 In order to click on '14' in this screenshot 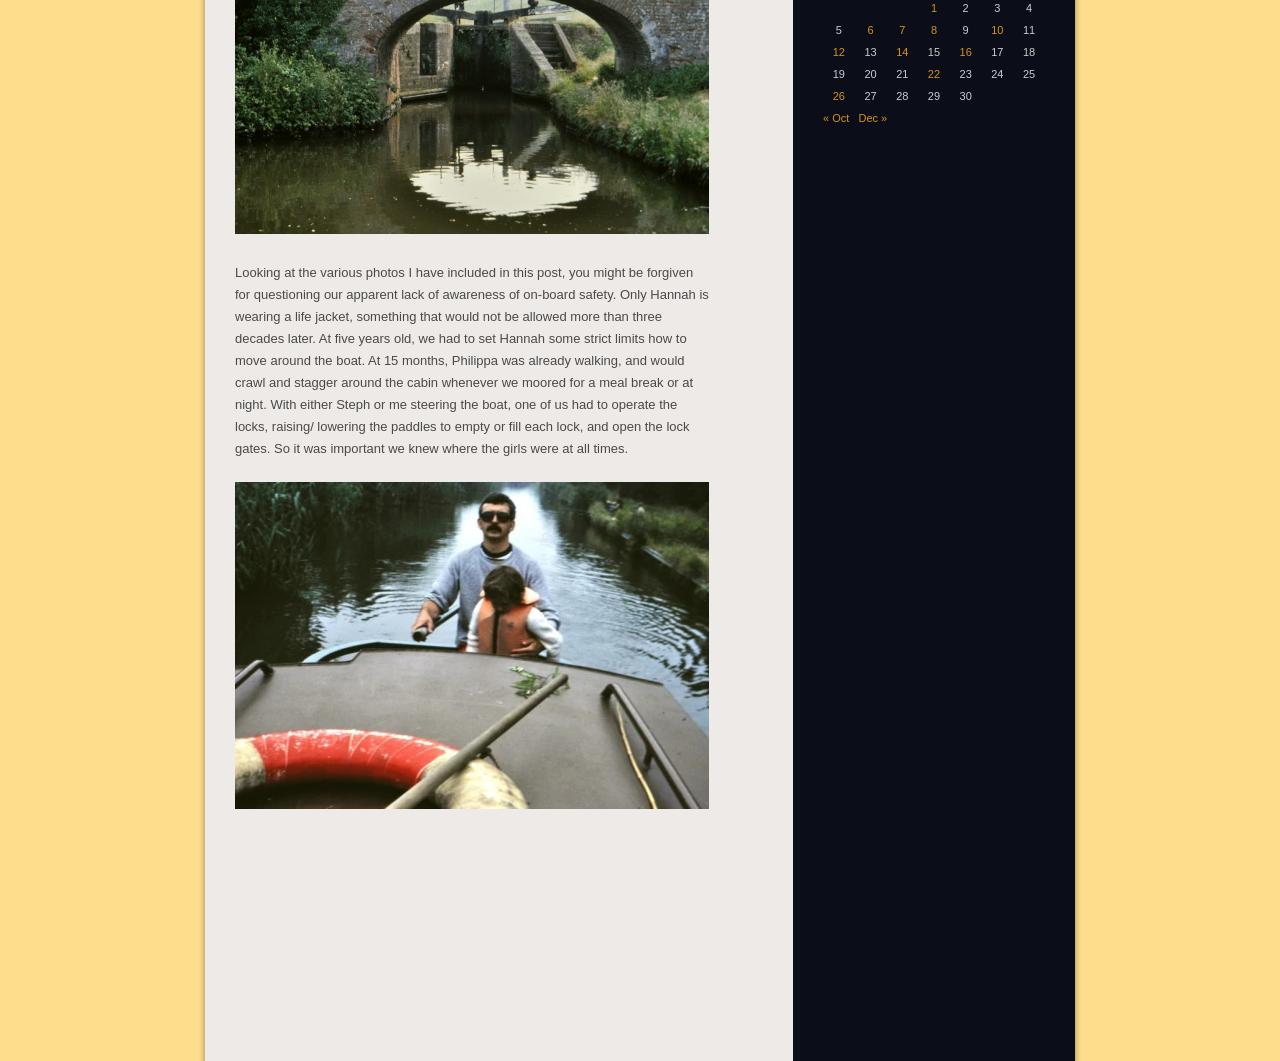, I will do `click(901, 51)`.